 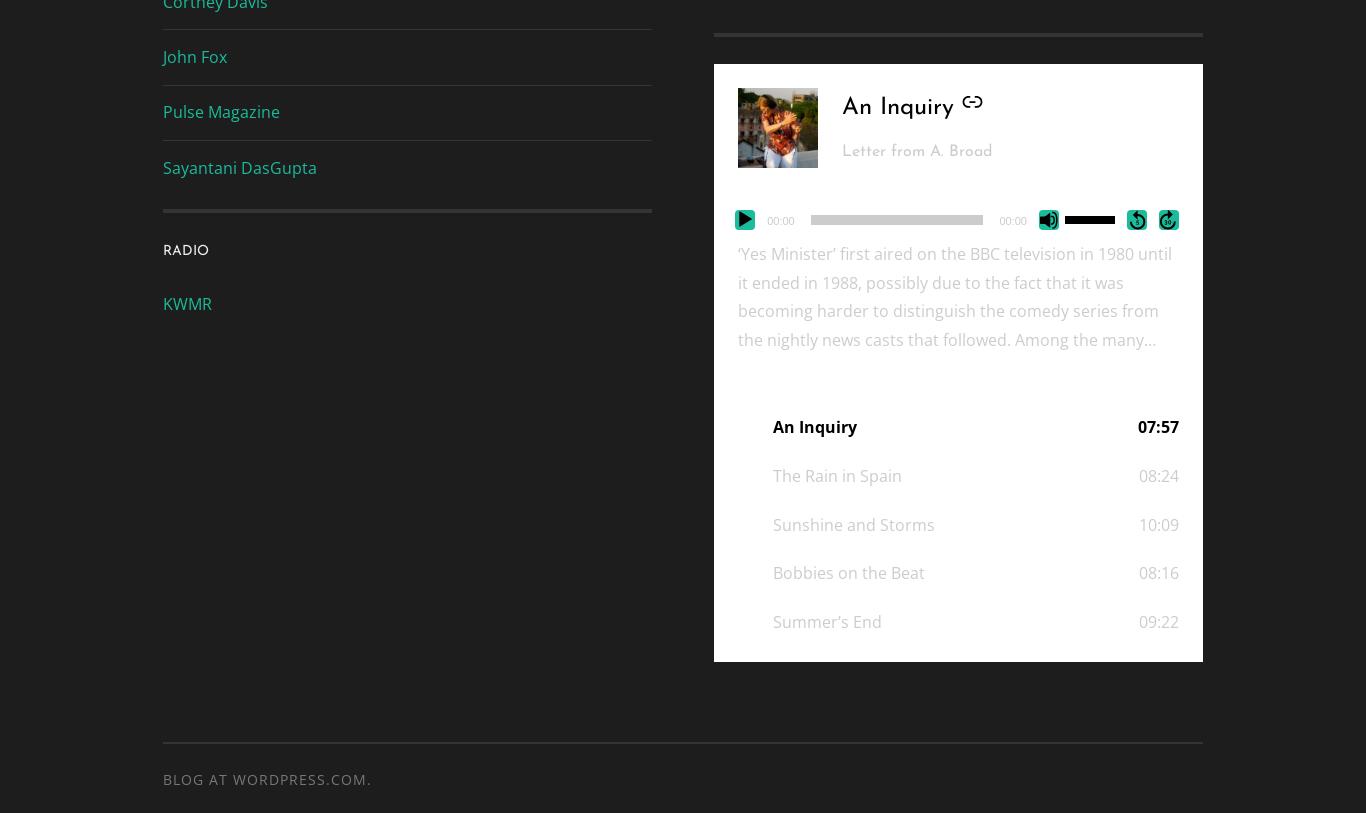 What do you see at coordinates (826, 622) in the screenshot?
I see `'Summer’s End'` at bounding box center [826, 622].